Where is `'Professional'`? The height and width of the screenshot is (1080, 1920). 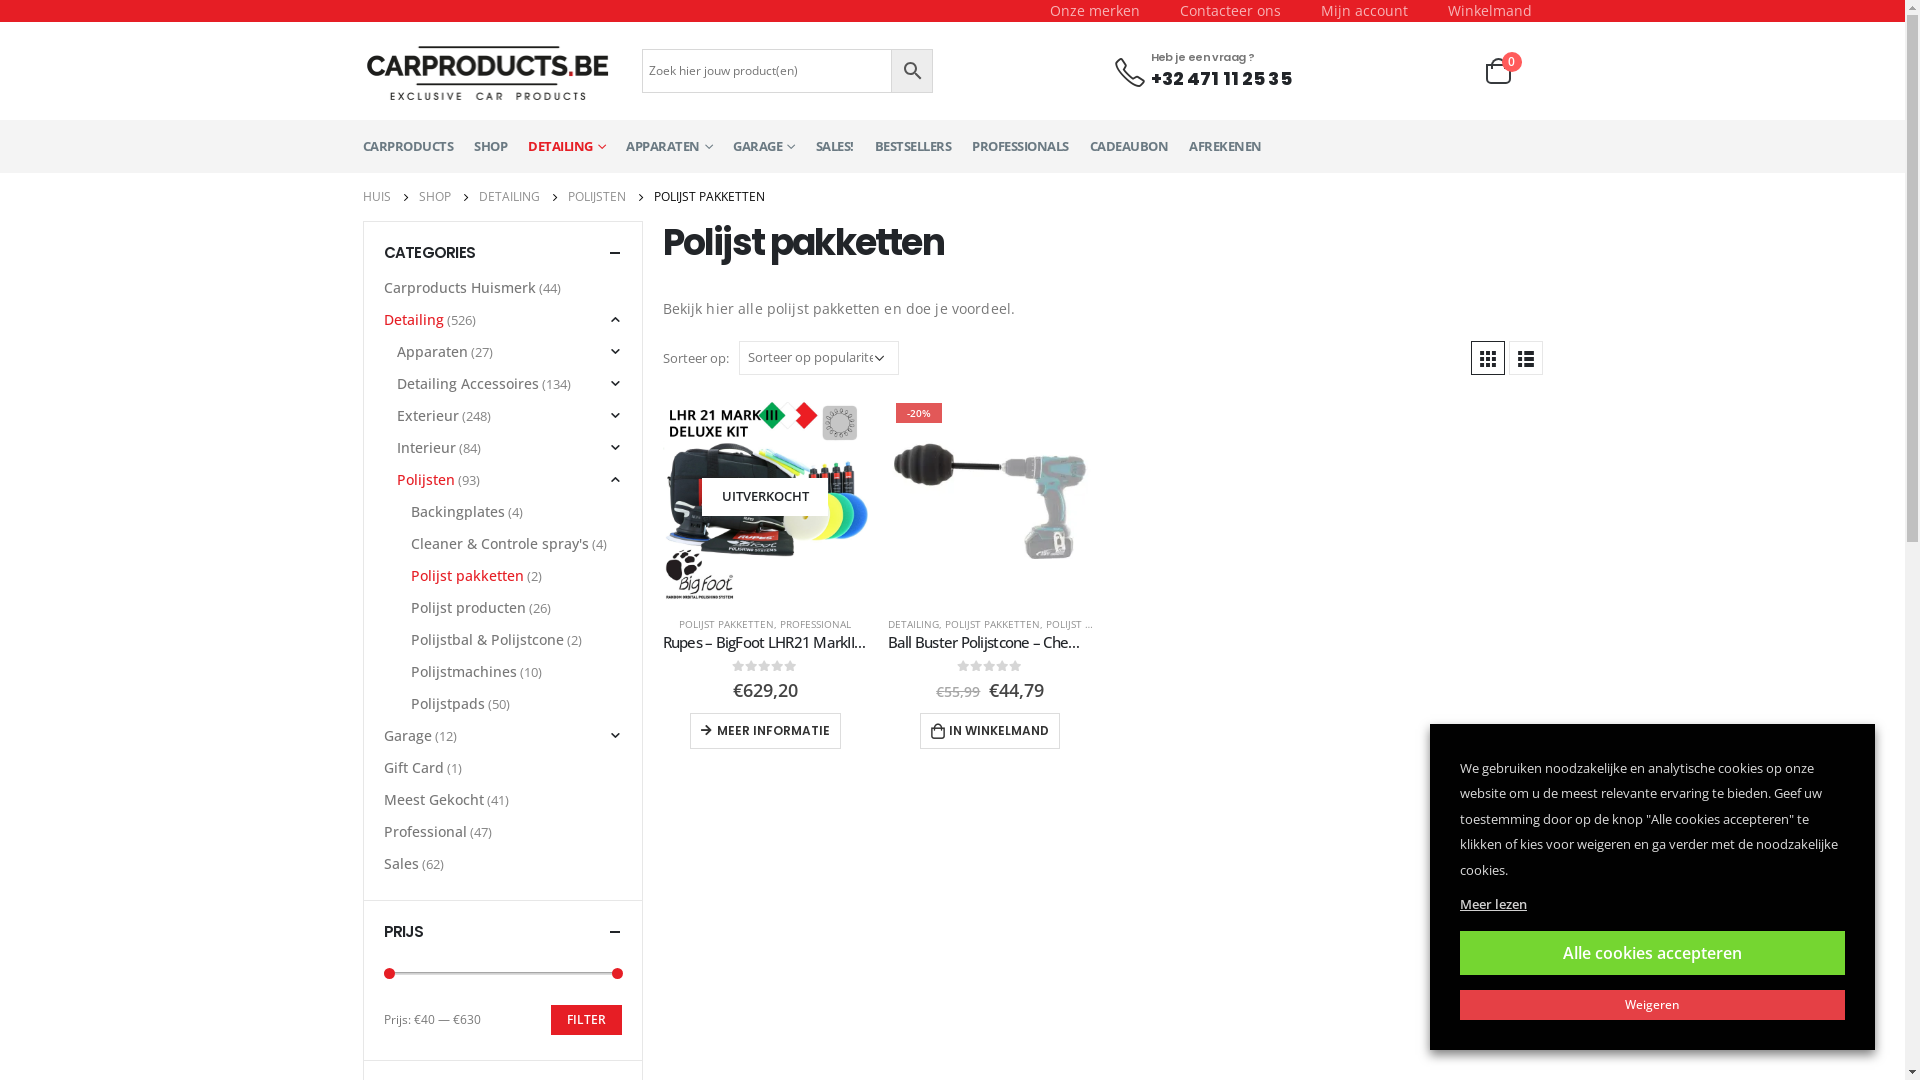
'Professional' is located at coordinates (384, 832).